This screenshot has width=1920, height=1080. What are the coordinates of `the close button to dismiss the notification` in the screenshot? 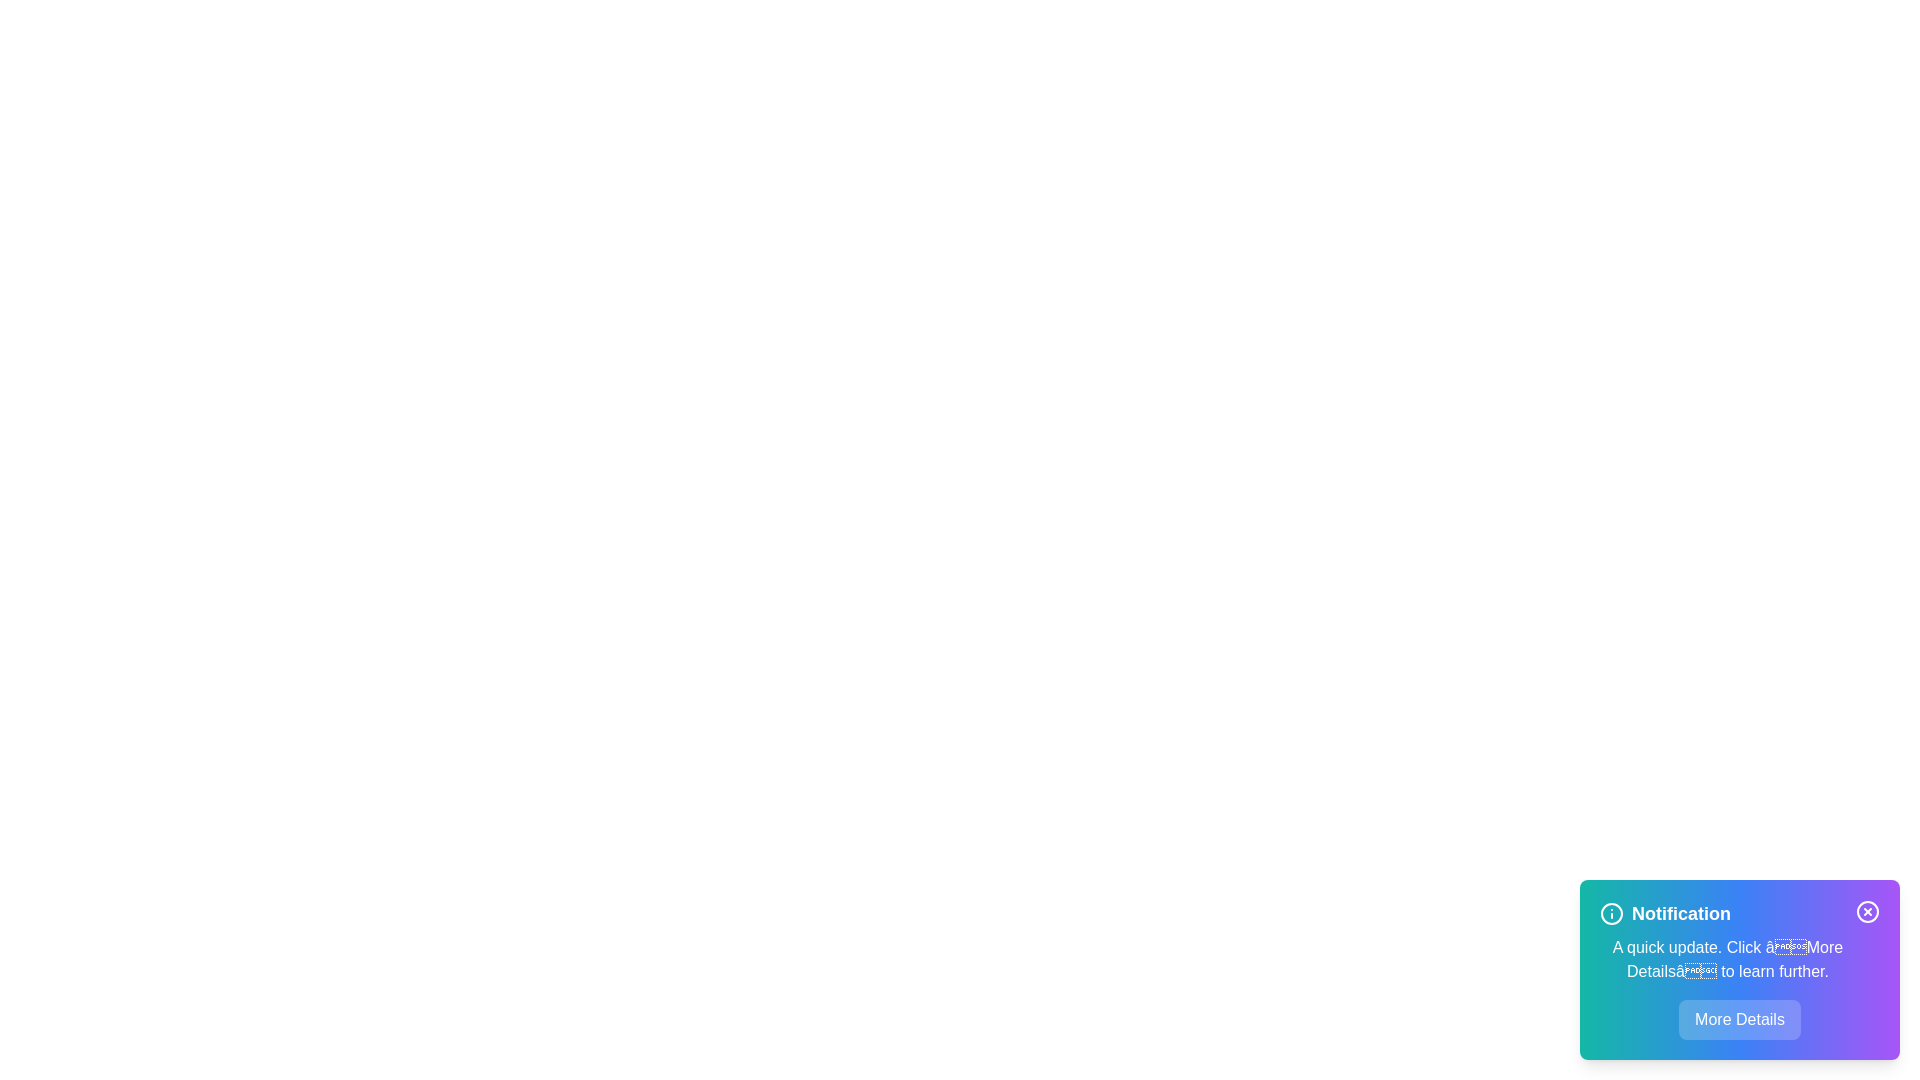 It's located at (1866, 911).